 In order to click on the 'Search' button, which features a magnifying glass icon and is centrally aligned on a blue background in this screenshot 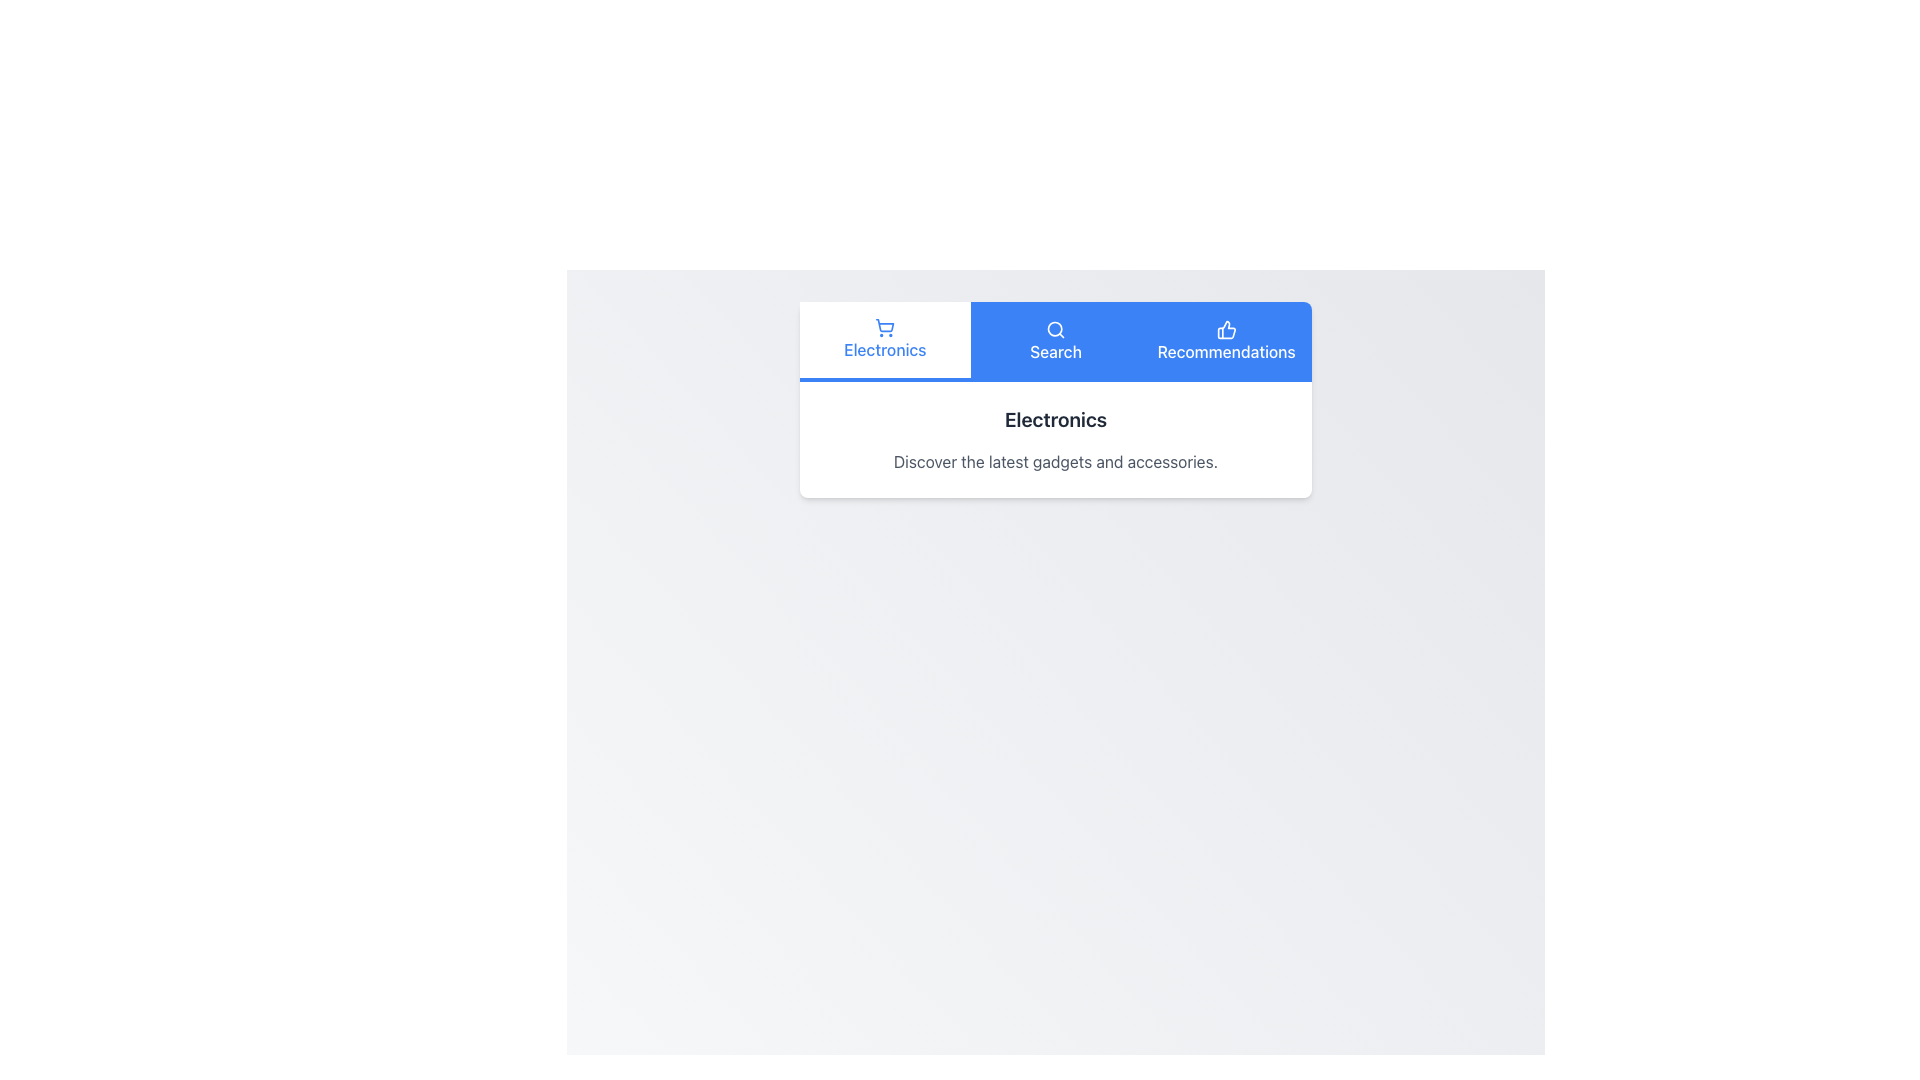, I will do `click(1055, 341)`.